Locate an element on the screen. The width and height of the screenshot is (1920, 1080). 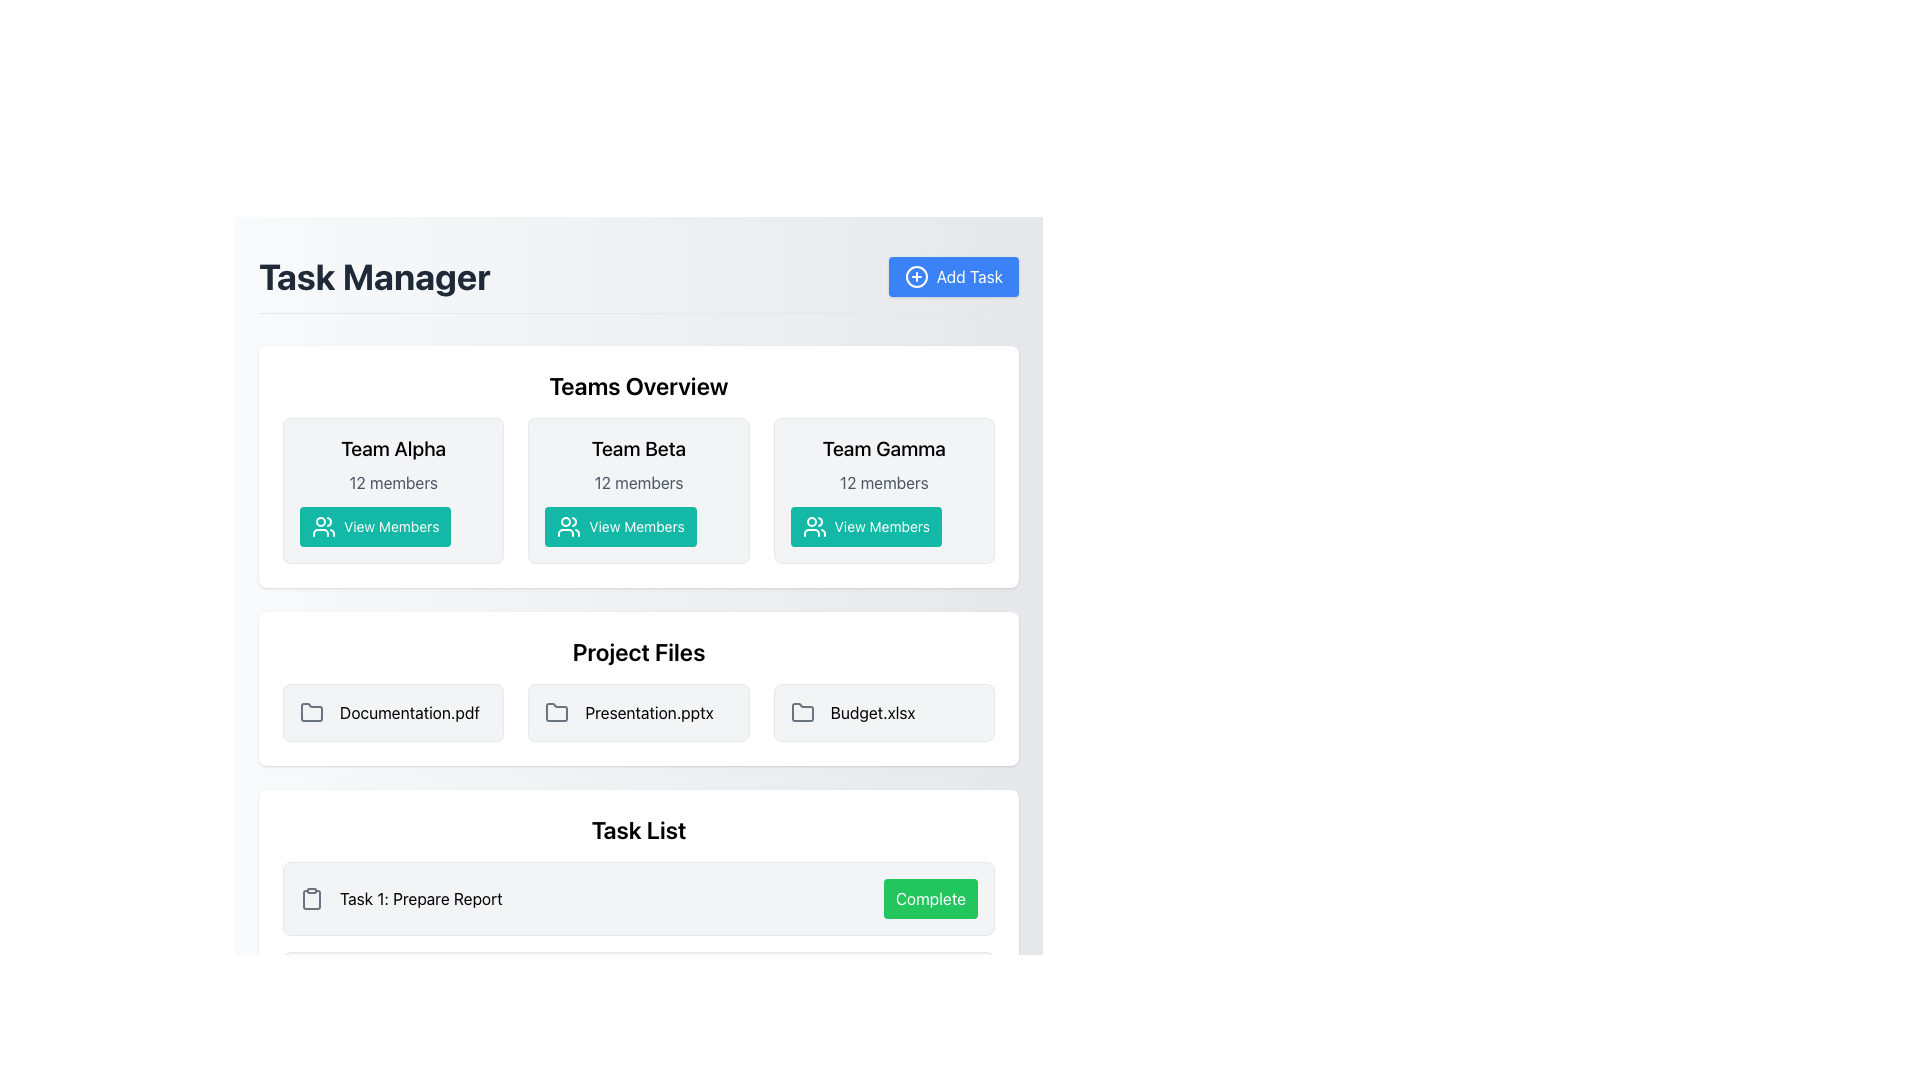
the circular plus icon located to the left of the text label in the 'Add Task' button in the top-right corner of the interface, indirectly triggering the button is located at coordinates (915, 277).